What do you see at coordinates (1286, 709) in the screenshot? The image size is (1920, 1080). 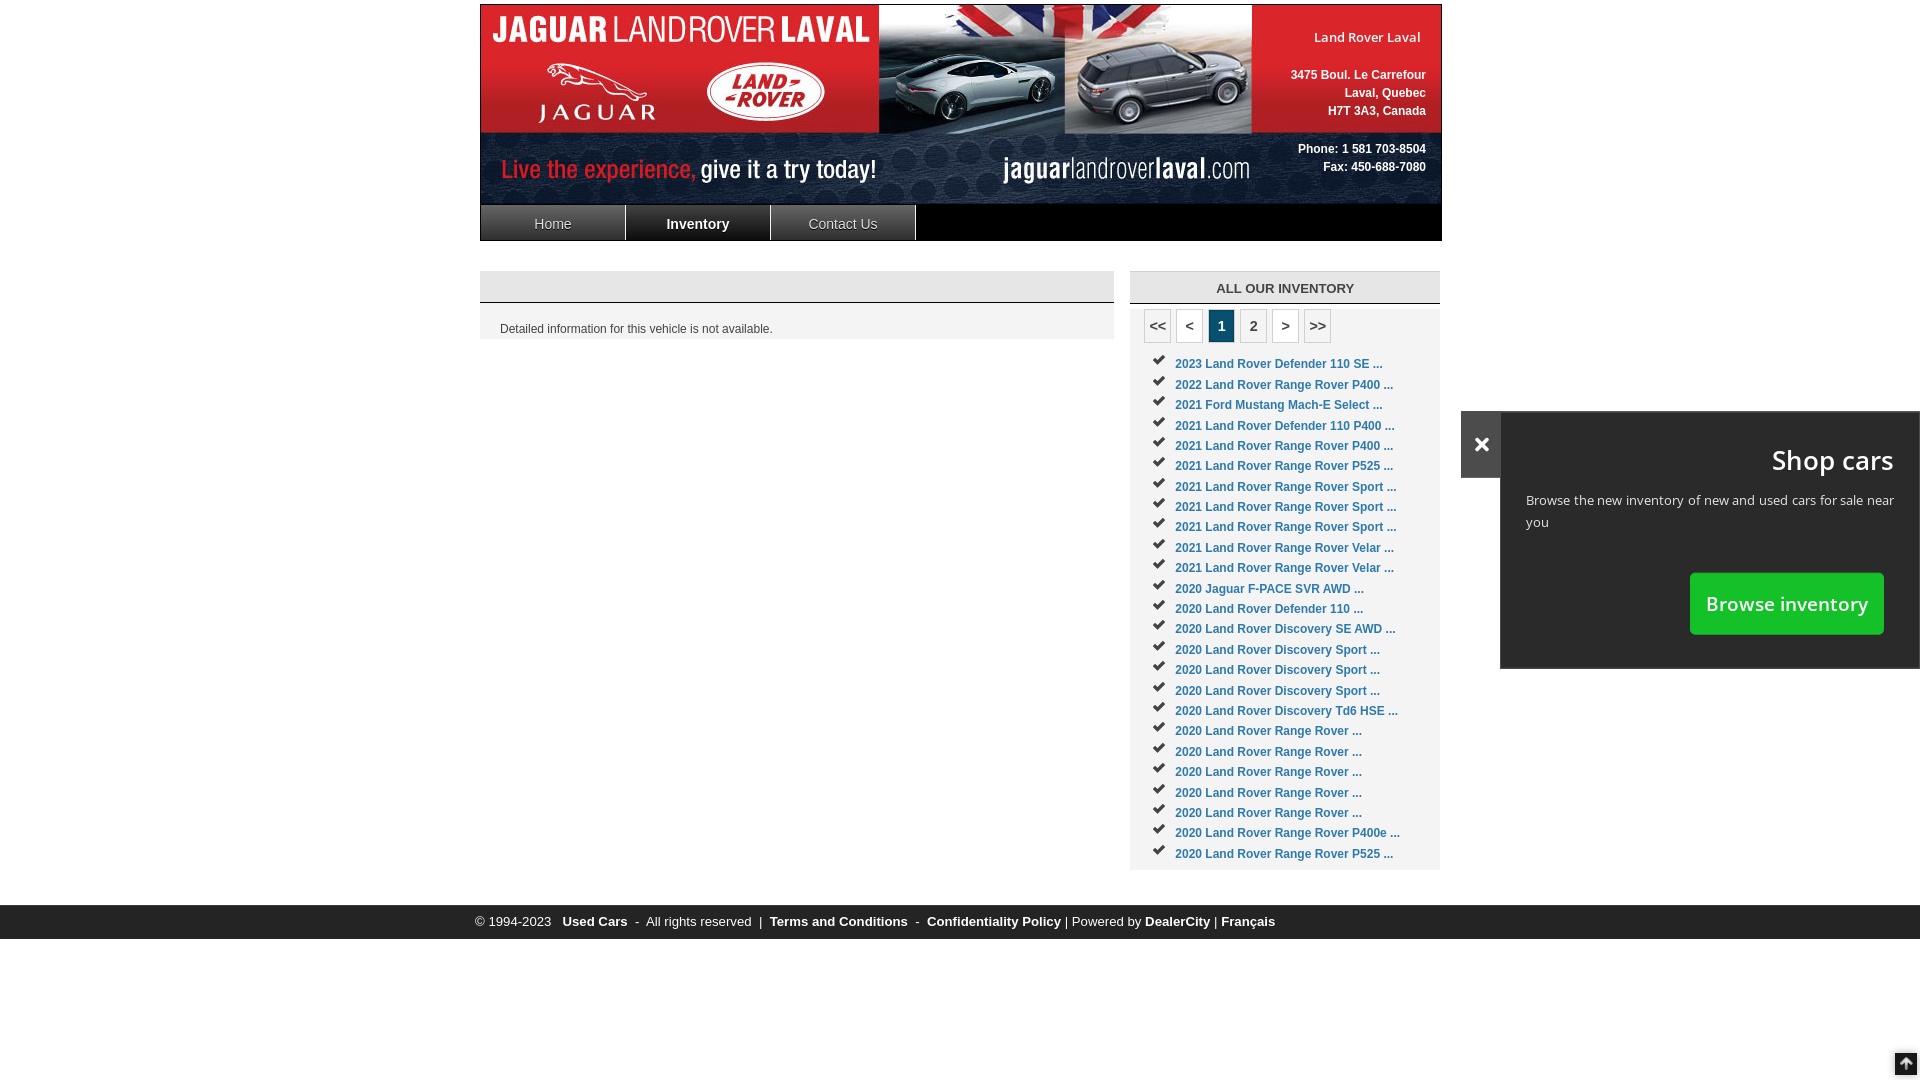 I see `'2020 Land Rover Discovery Td6 HSE ...'` at bounding box center [1286, 709].